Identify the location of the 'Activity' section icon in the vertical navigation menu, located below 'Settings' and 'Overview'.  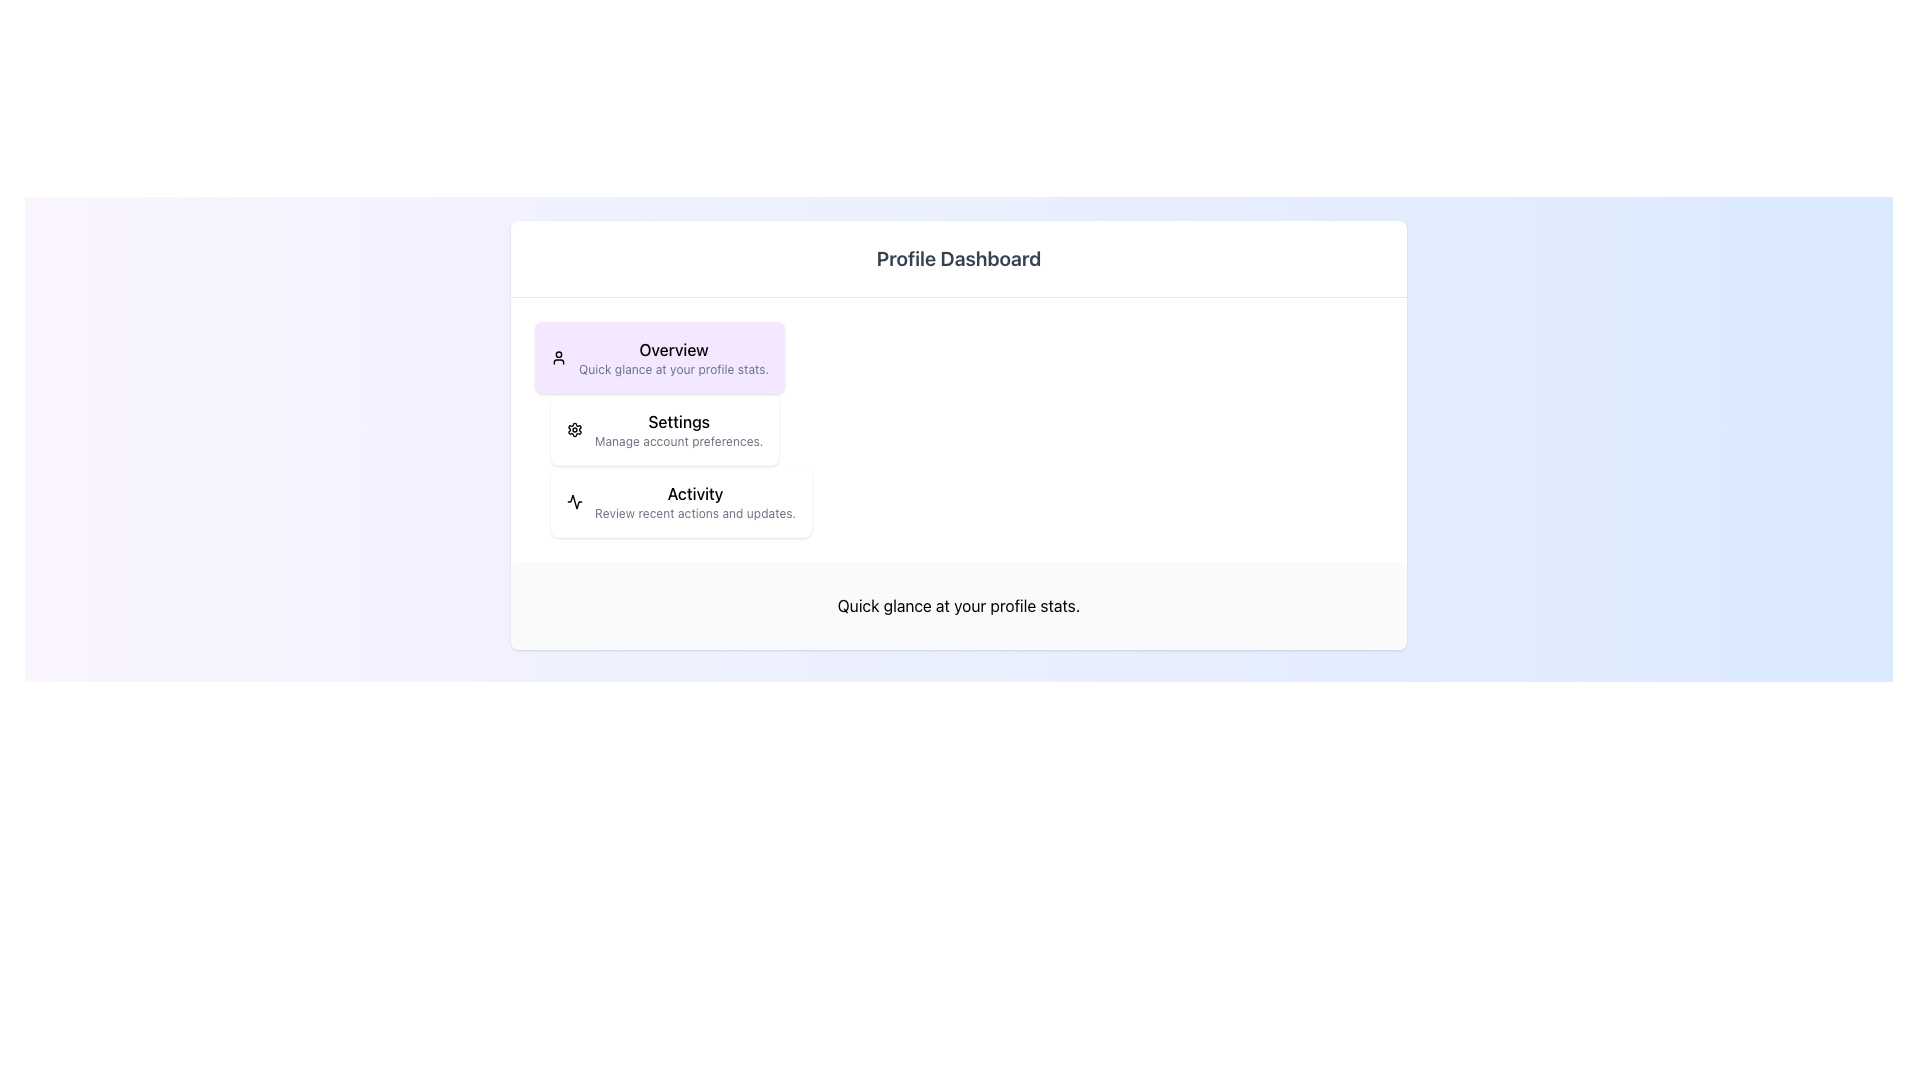
(574, 500).